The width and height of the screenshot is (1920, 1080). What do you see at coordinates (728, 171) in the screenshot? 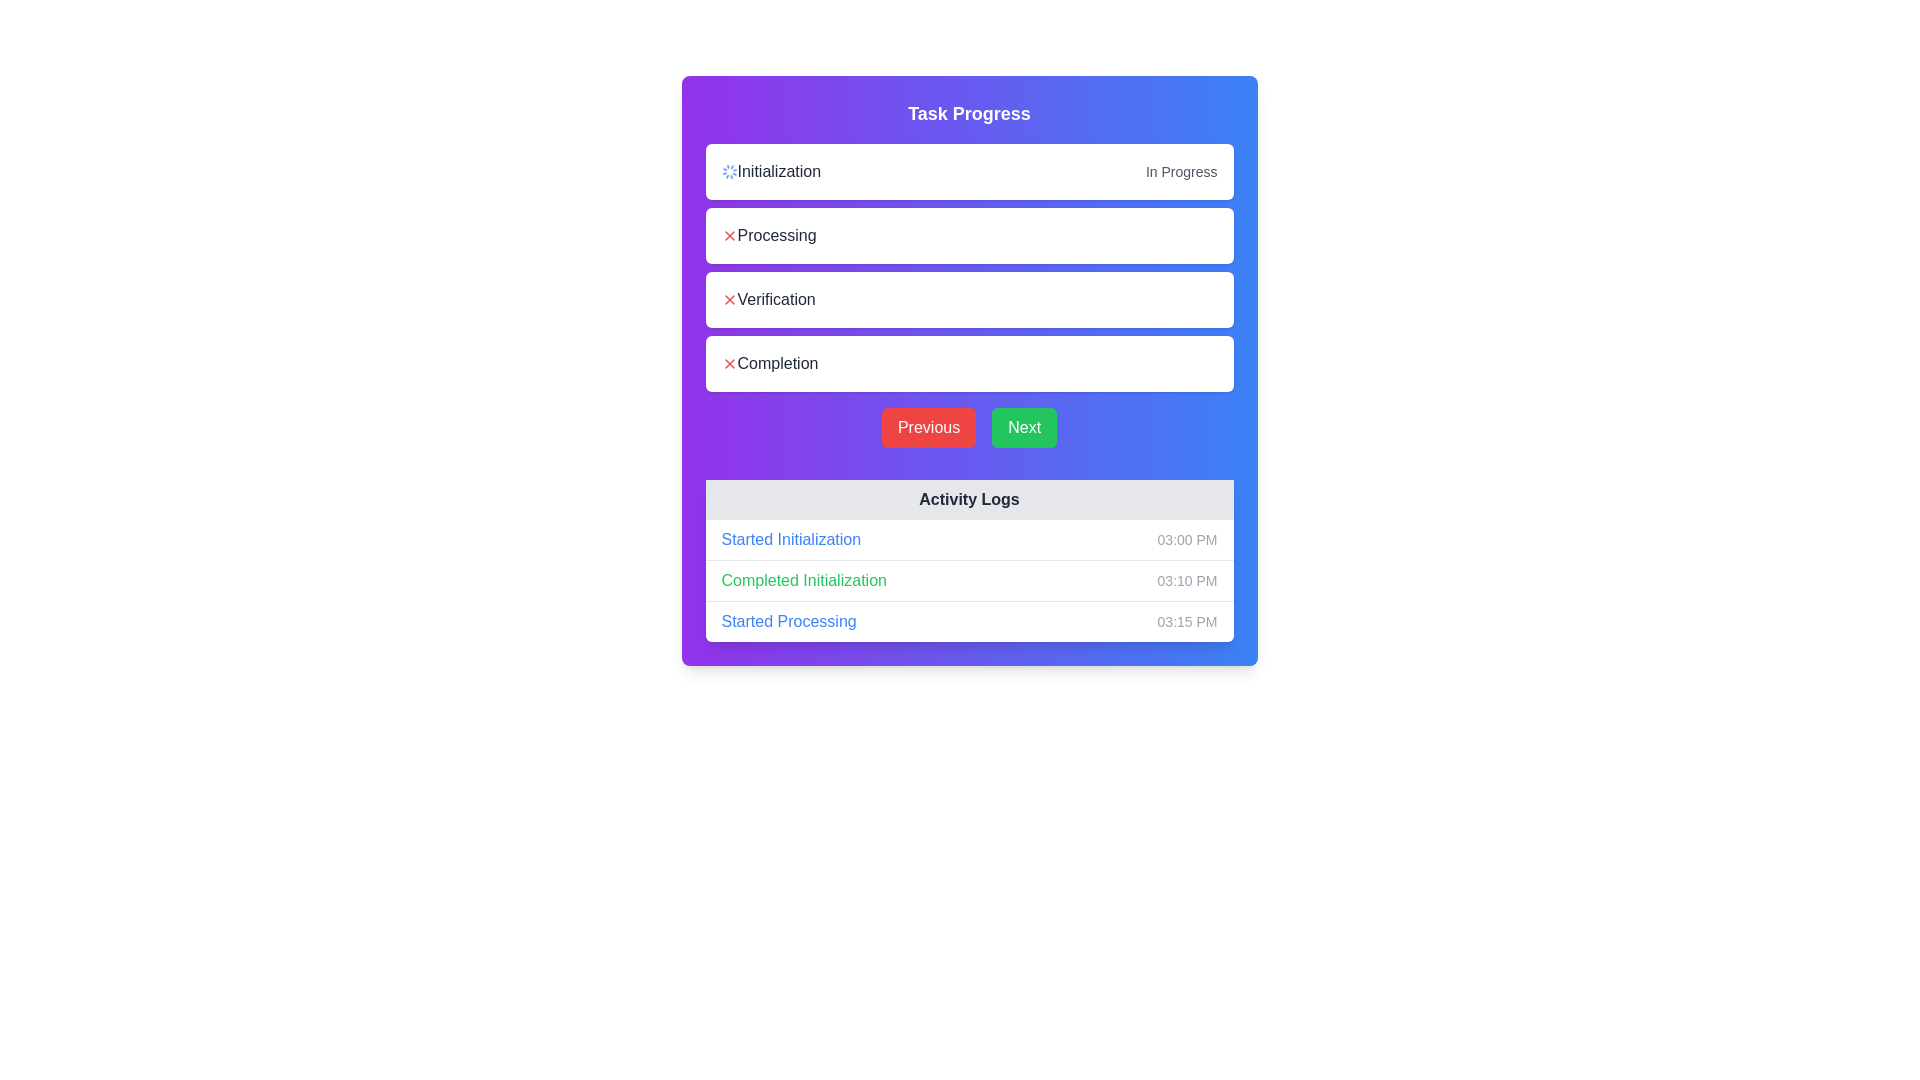
I see `small circular animated spinner icon with a blue color located to the left of the text 'Initialization' in the 'Task Progress' section` at bounding box center [728, 171].